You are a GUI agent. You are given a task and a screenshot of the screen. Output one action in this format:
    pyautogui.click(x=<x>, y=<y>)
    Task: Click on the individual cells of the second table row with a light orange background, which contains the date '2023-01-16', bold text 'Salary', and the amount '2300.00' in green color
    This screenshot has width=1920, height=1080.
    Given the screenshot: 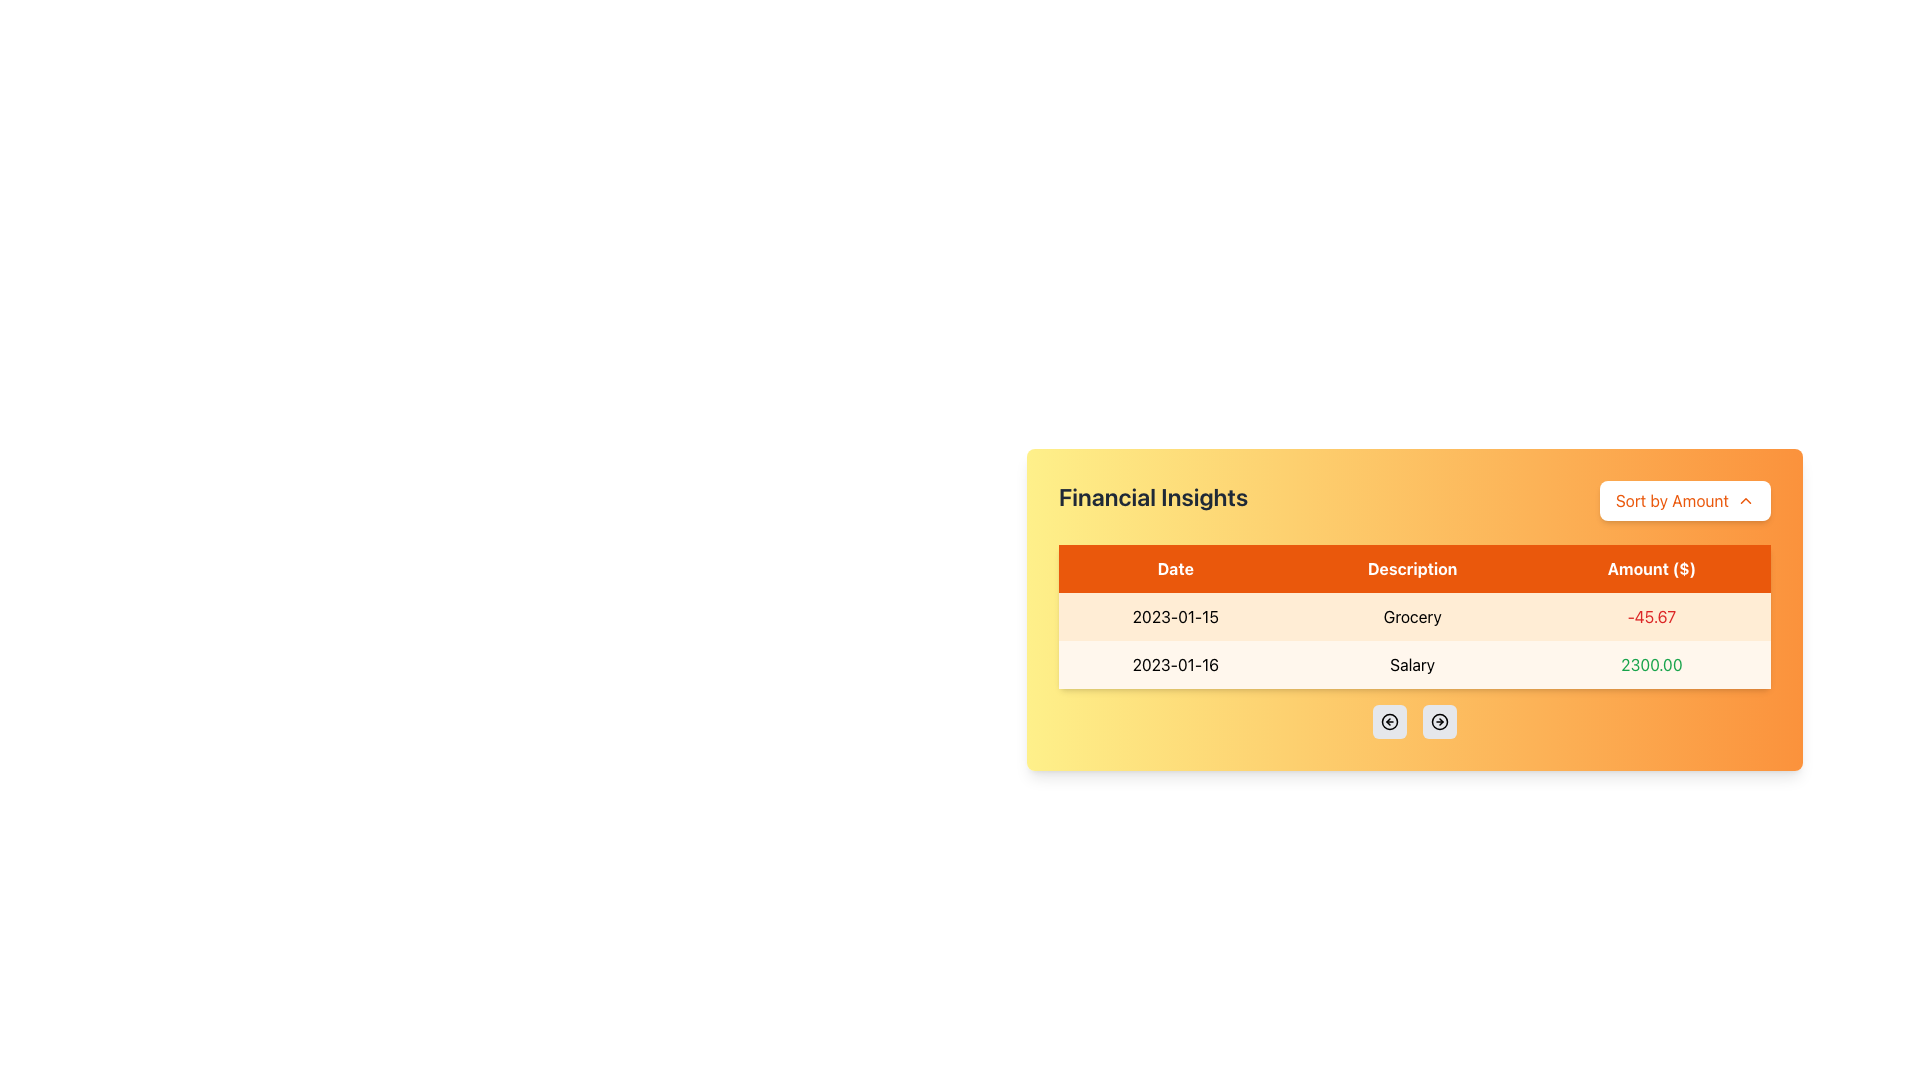 What is the action you would take?
    pyautogui.click(x=1414, y=664)
    